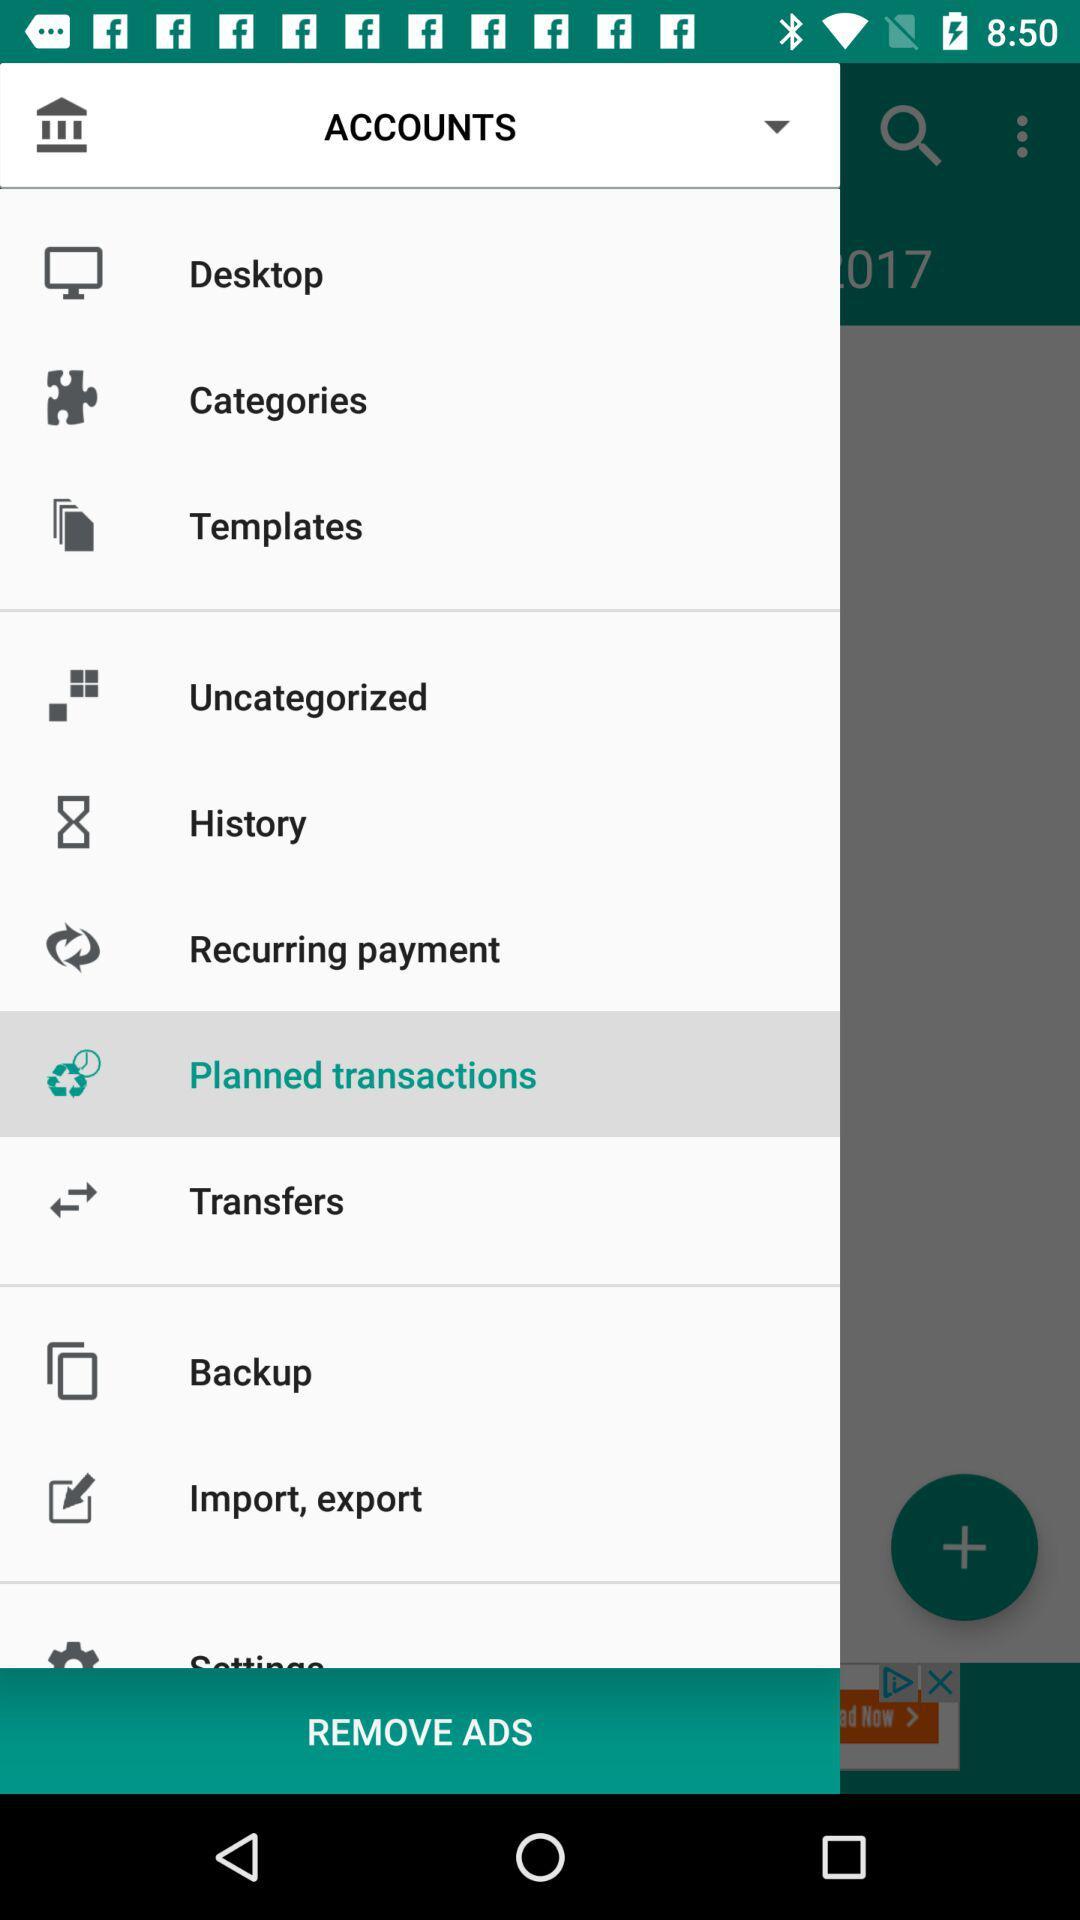 This screenshot has height=1920, width=1080. I want to click on the item next to the planned transations item, so click(72, 135).